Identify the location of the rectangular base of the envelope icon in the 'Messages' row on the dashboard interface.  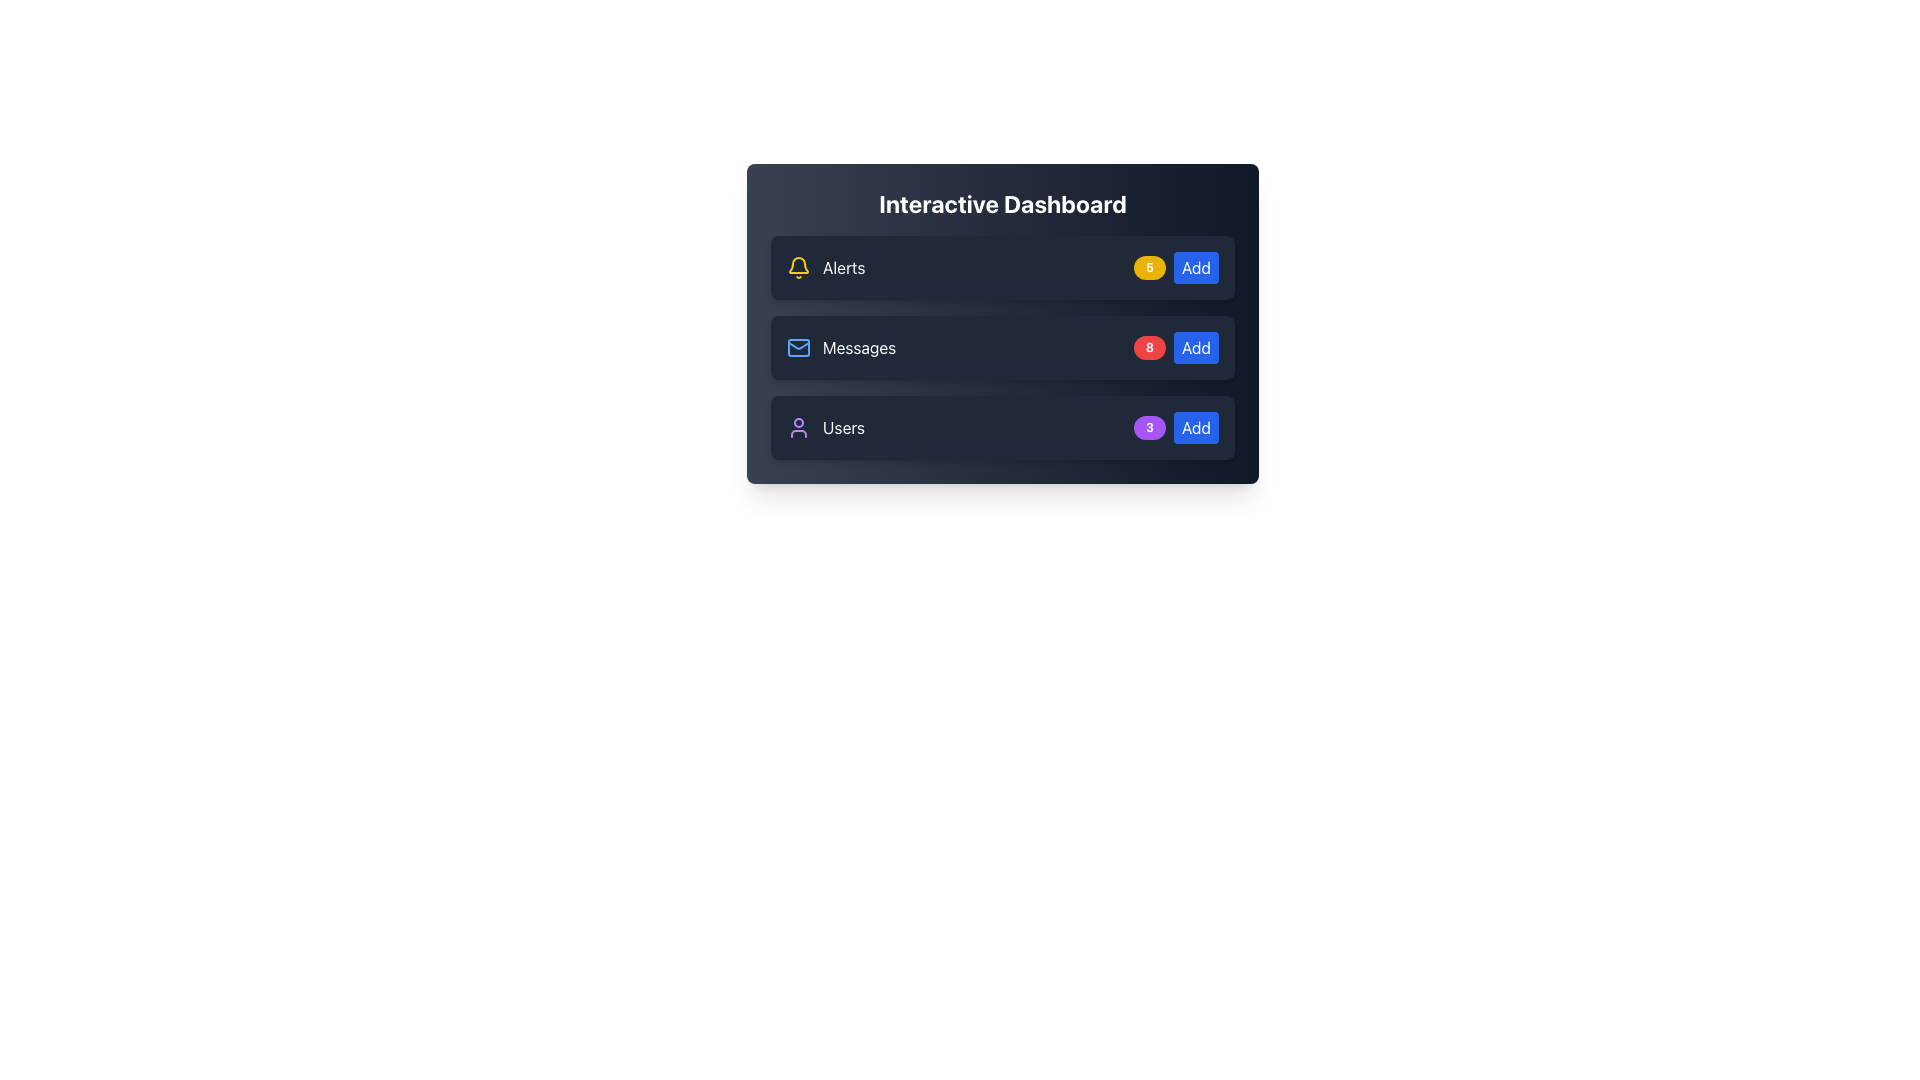
(797, 346).